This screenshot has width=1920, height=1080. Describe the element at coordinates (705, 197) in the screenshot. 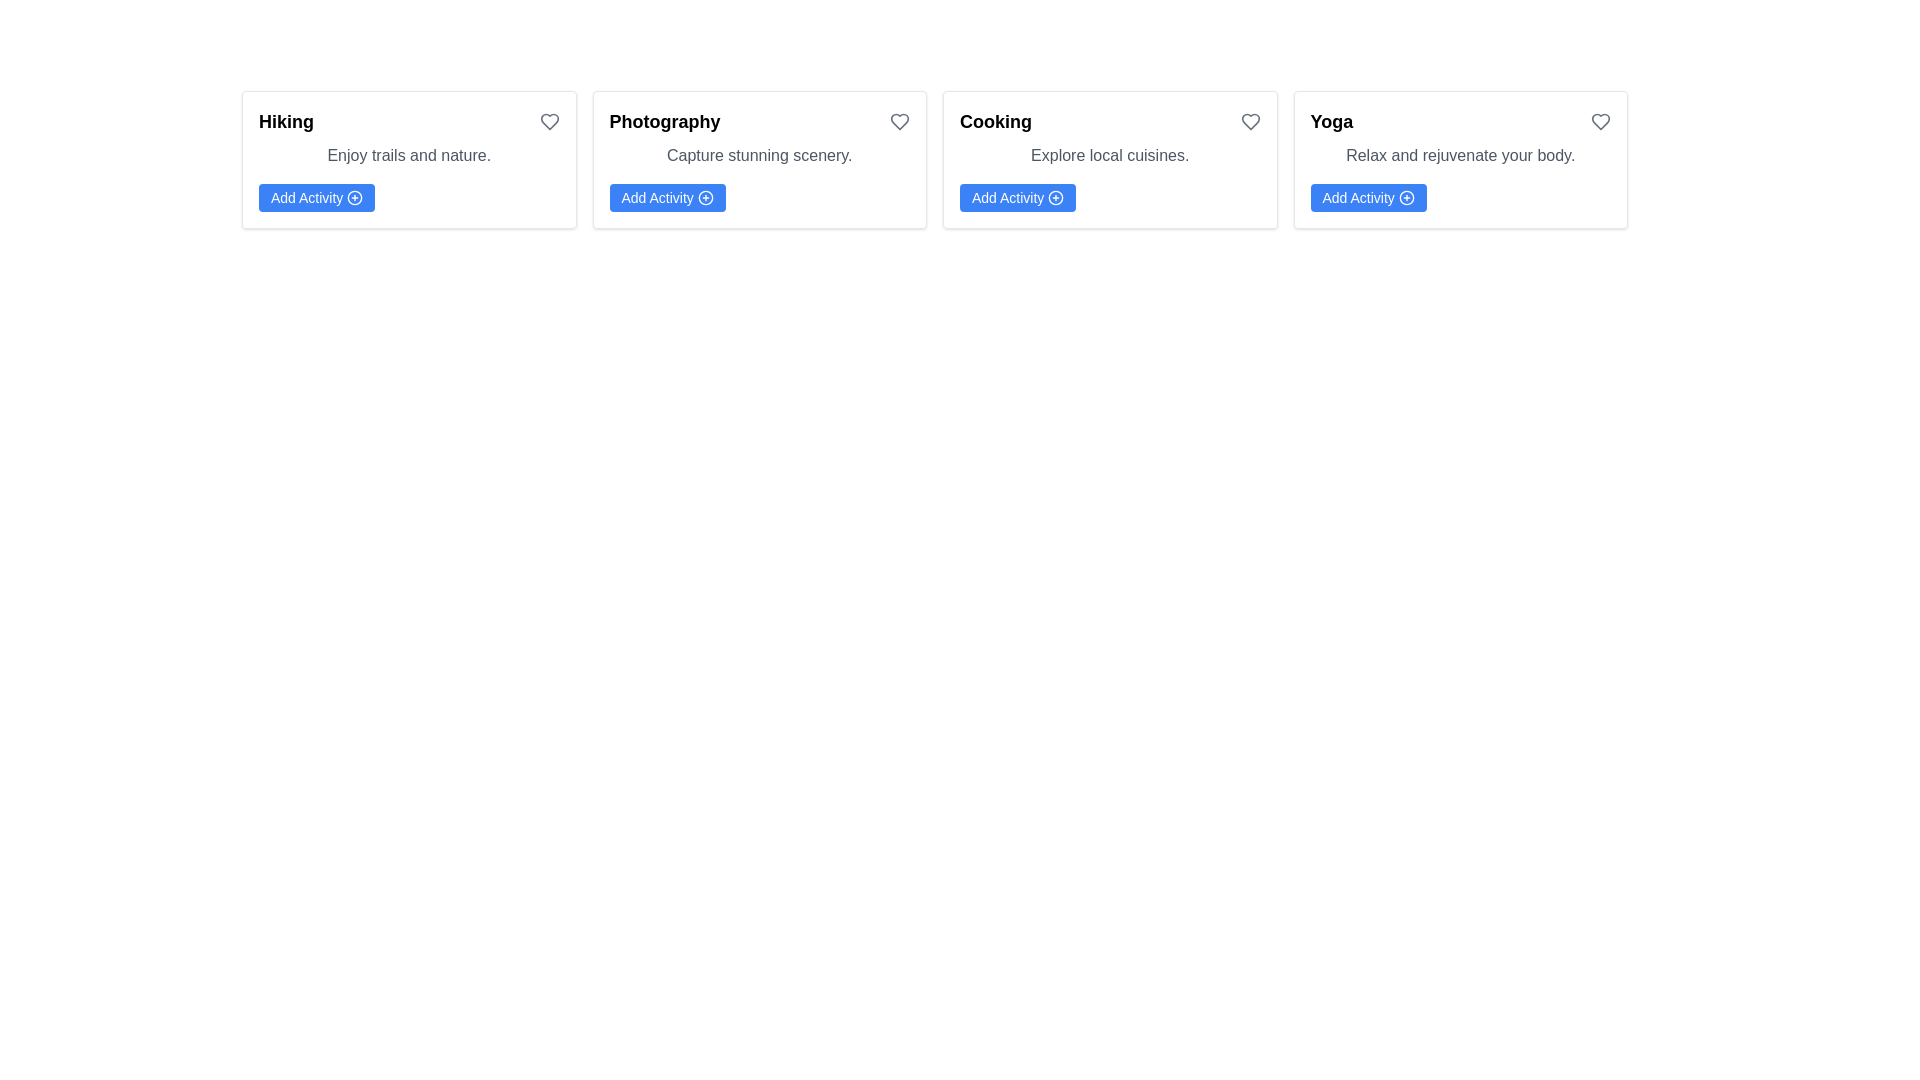

I see `the icon button for adding an activity related to the 'Photography' section, located at the right end of the 'Add Activity' button within the 'Photography' card` at that location.